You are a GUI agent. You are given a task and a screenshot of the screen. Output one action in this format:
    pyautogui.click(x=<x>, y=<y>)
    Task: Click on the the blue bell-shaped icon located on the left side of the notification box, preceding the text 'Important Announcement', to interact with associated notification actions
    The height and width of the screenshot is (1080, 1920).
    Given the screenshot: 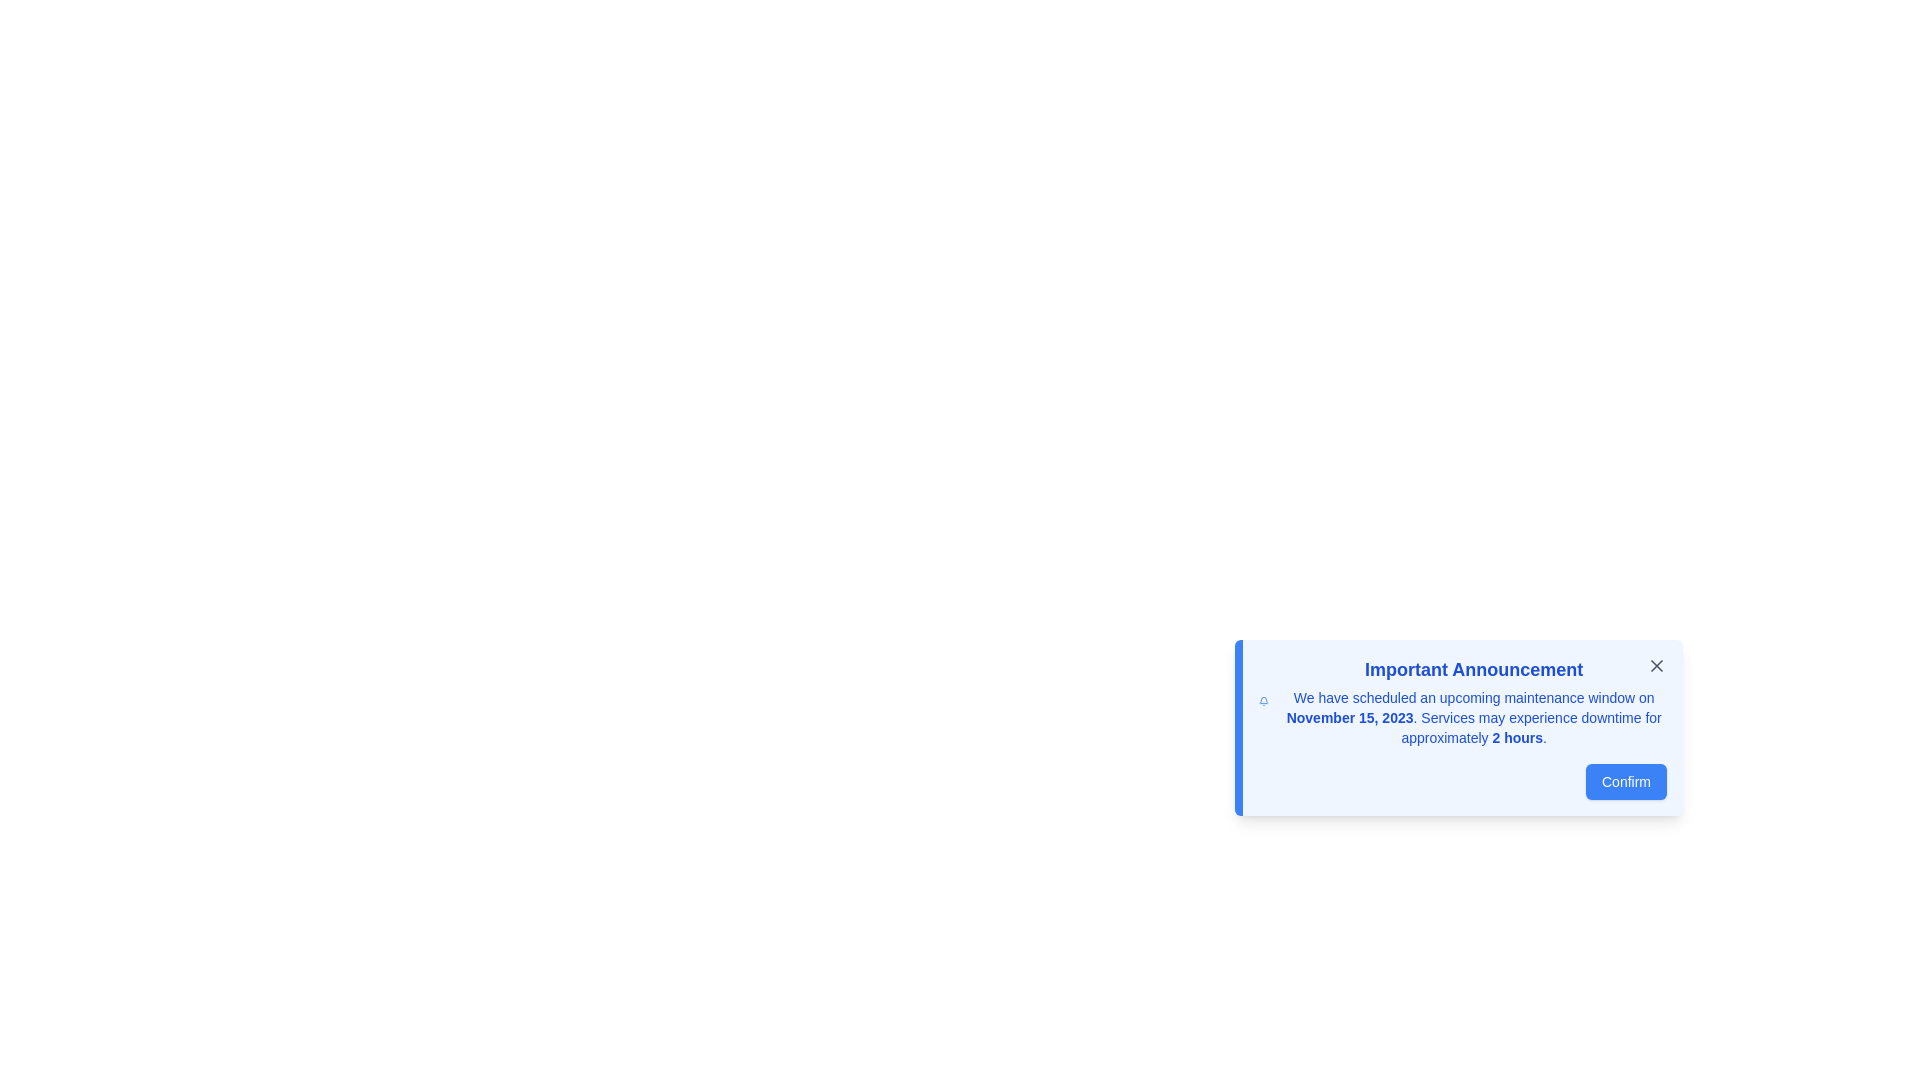 What is the action you would take?
    pyautogui.click(x=1262, y=701)
    